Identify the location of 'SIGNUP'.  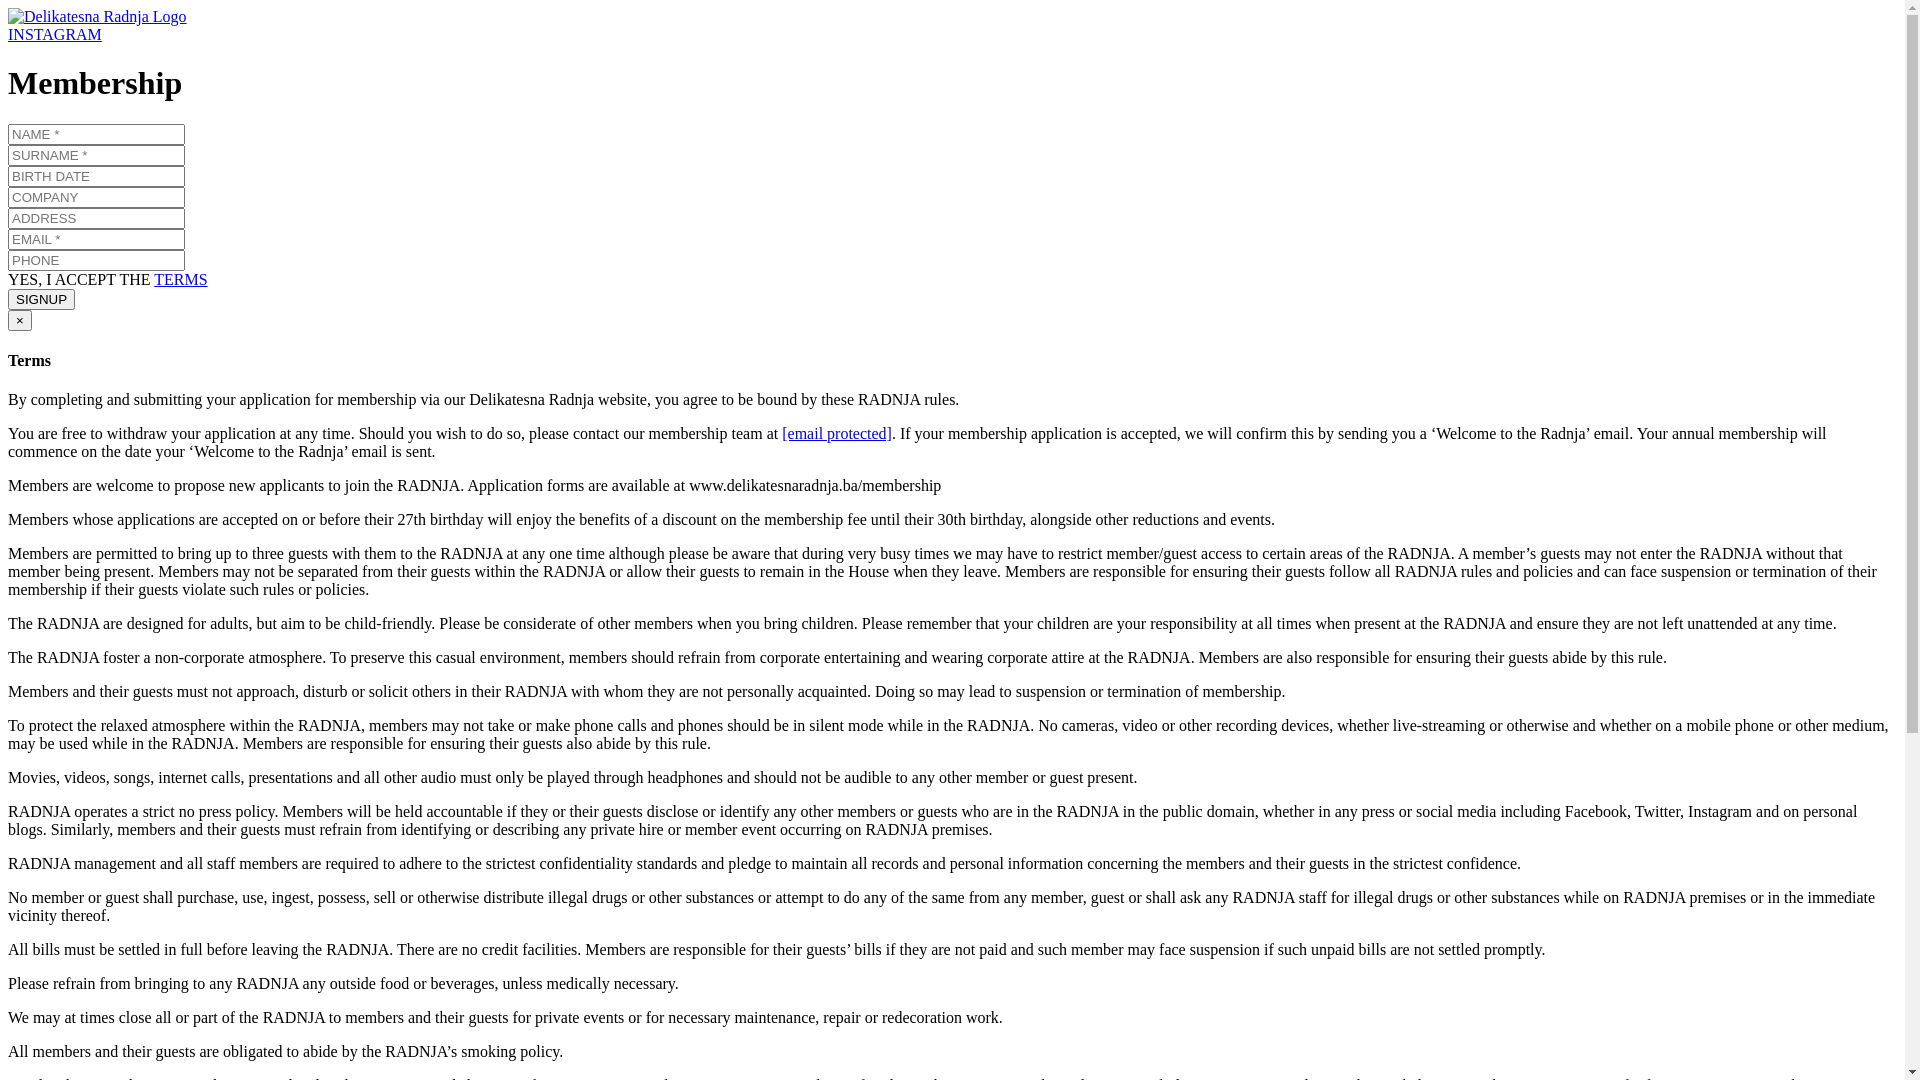
(8, 299).